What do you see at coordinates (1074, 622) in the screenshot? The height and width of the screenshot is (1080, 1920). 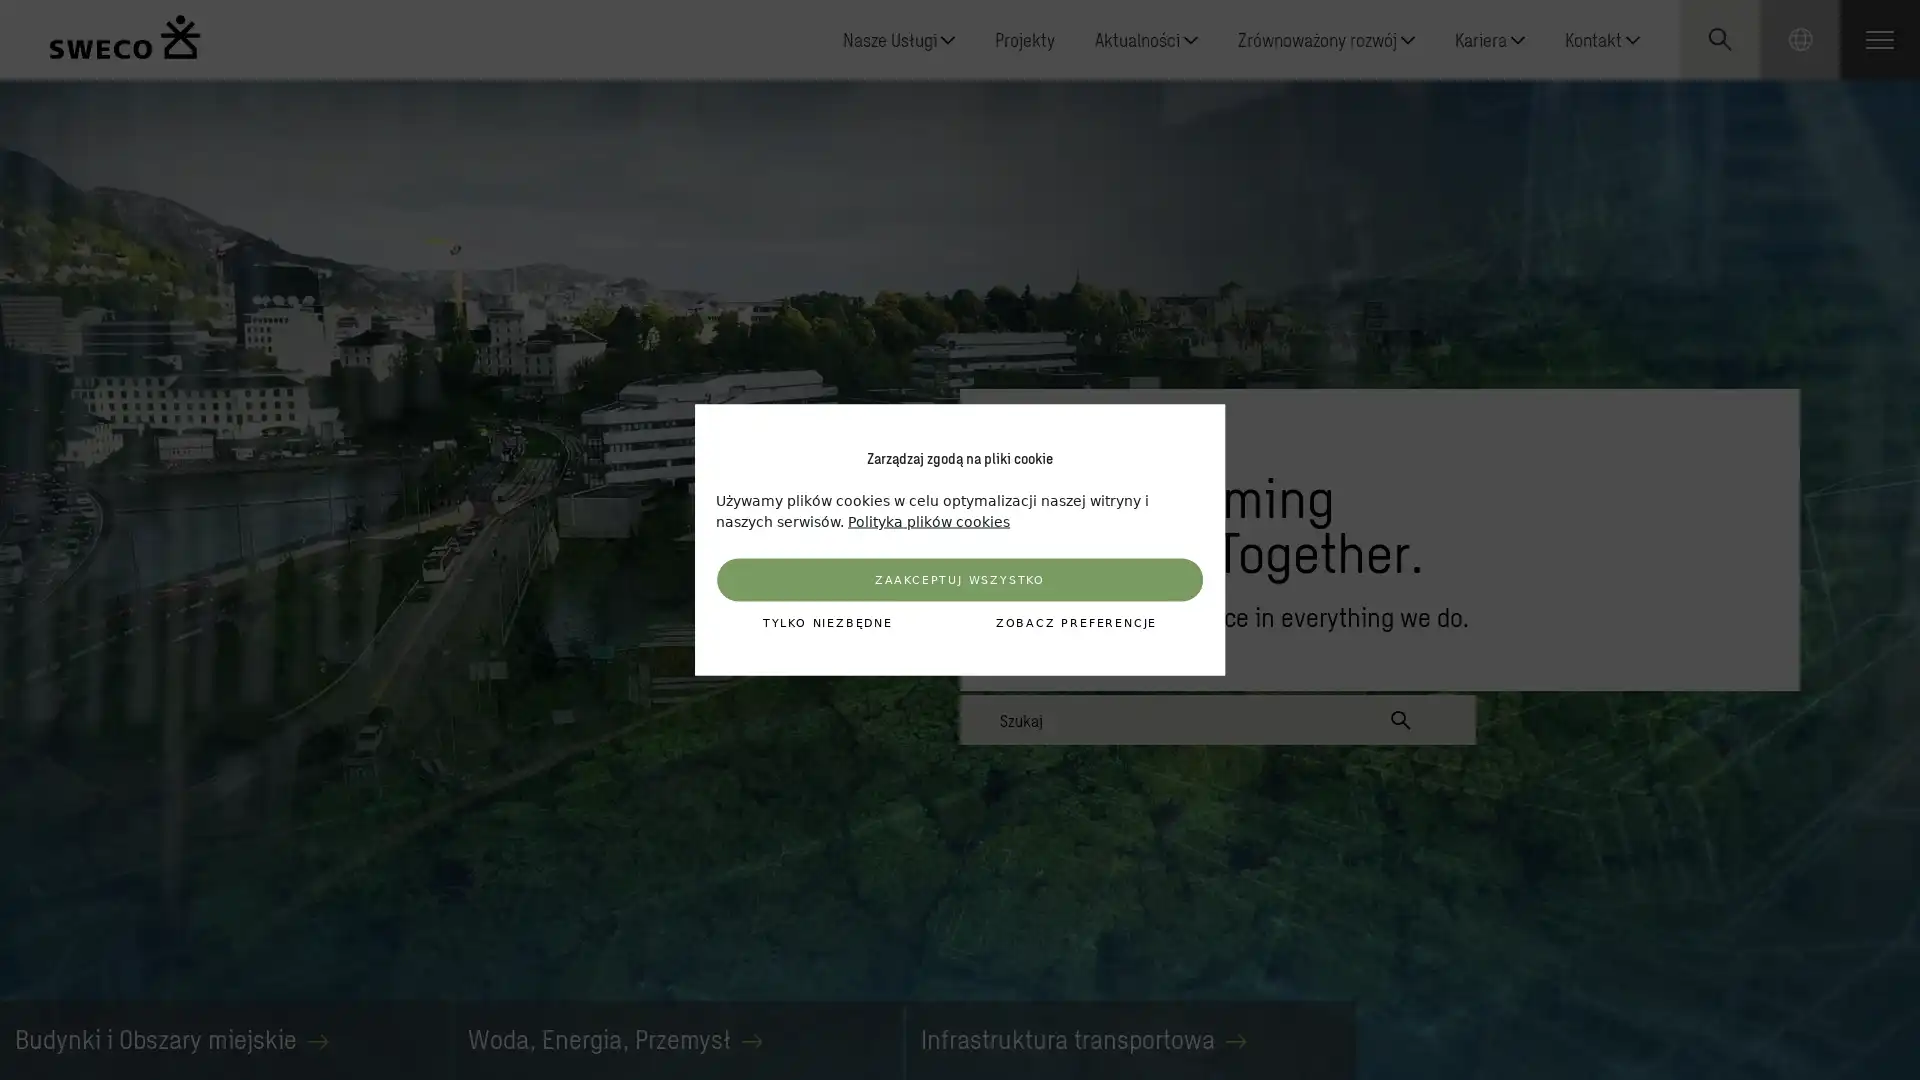 I see `ZOBACZ PREFERENCJE` at bounding box center [1074, 622].